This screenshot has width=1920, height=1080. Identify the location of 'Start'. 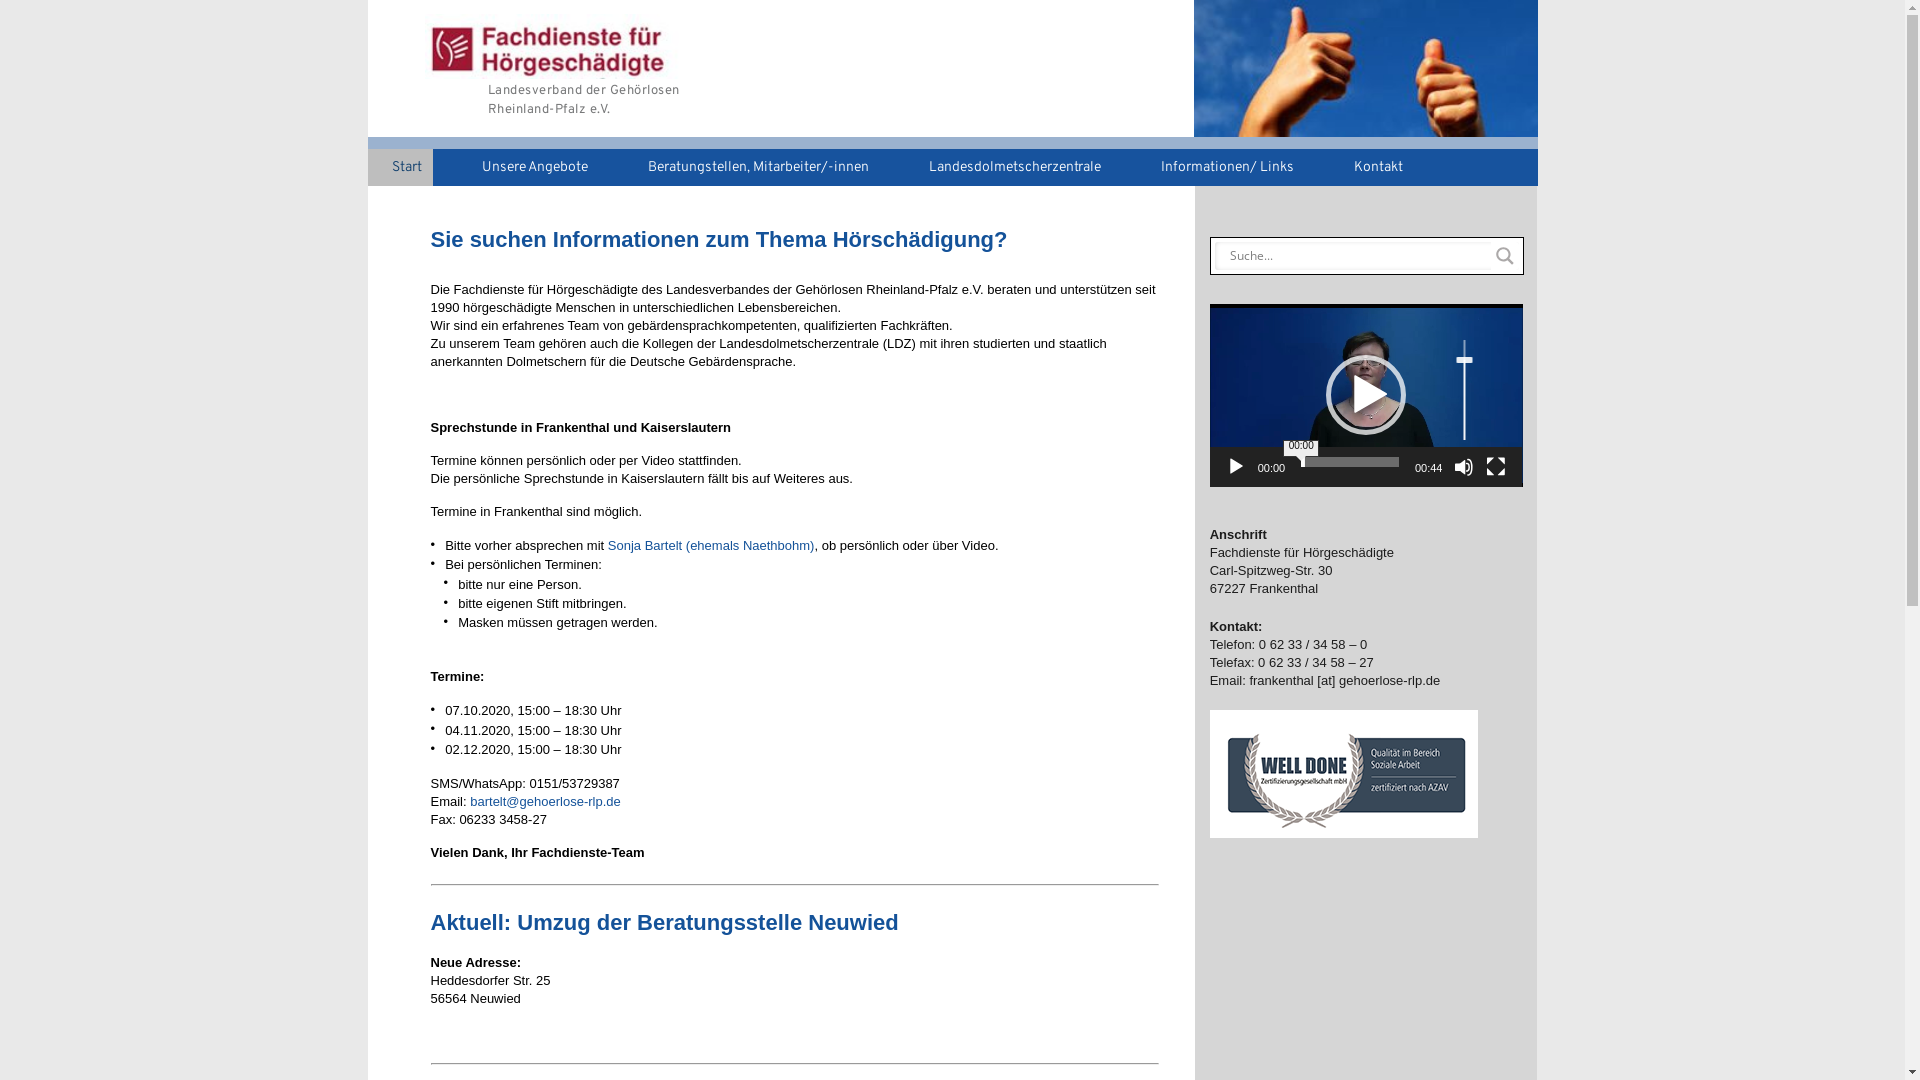
(368, 166).